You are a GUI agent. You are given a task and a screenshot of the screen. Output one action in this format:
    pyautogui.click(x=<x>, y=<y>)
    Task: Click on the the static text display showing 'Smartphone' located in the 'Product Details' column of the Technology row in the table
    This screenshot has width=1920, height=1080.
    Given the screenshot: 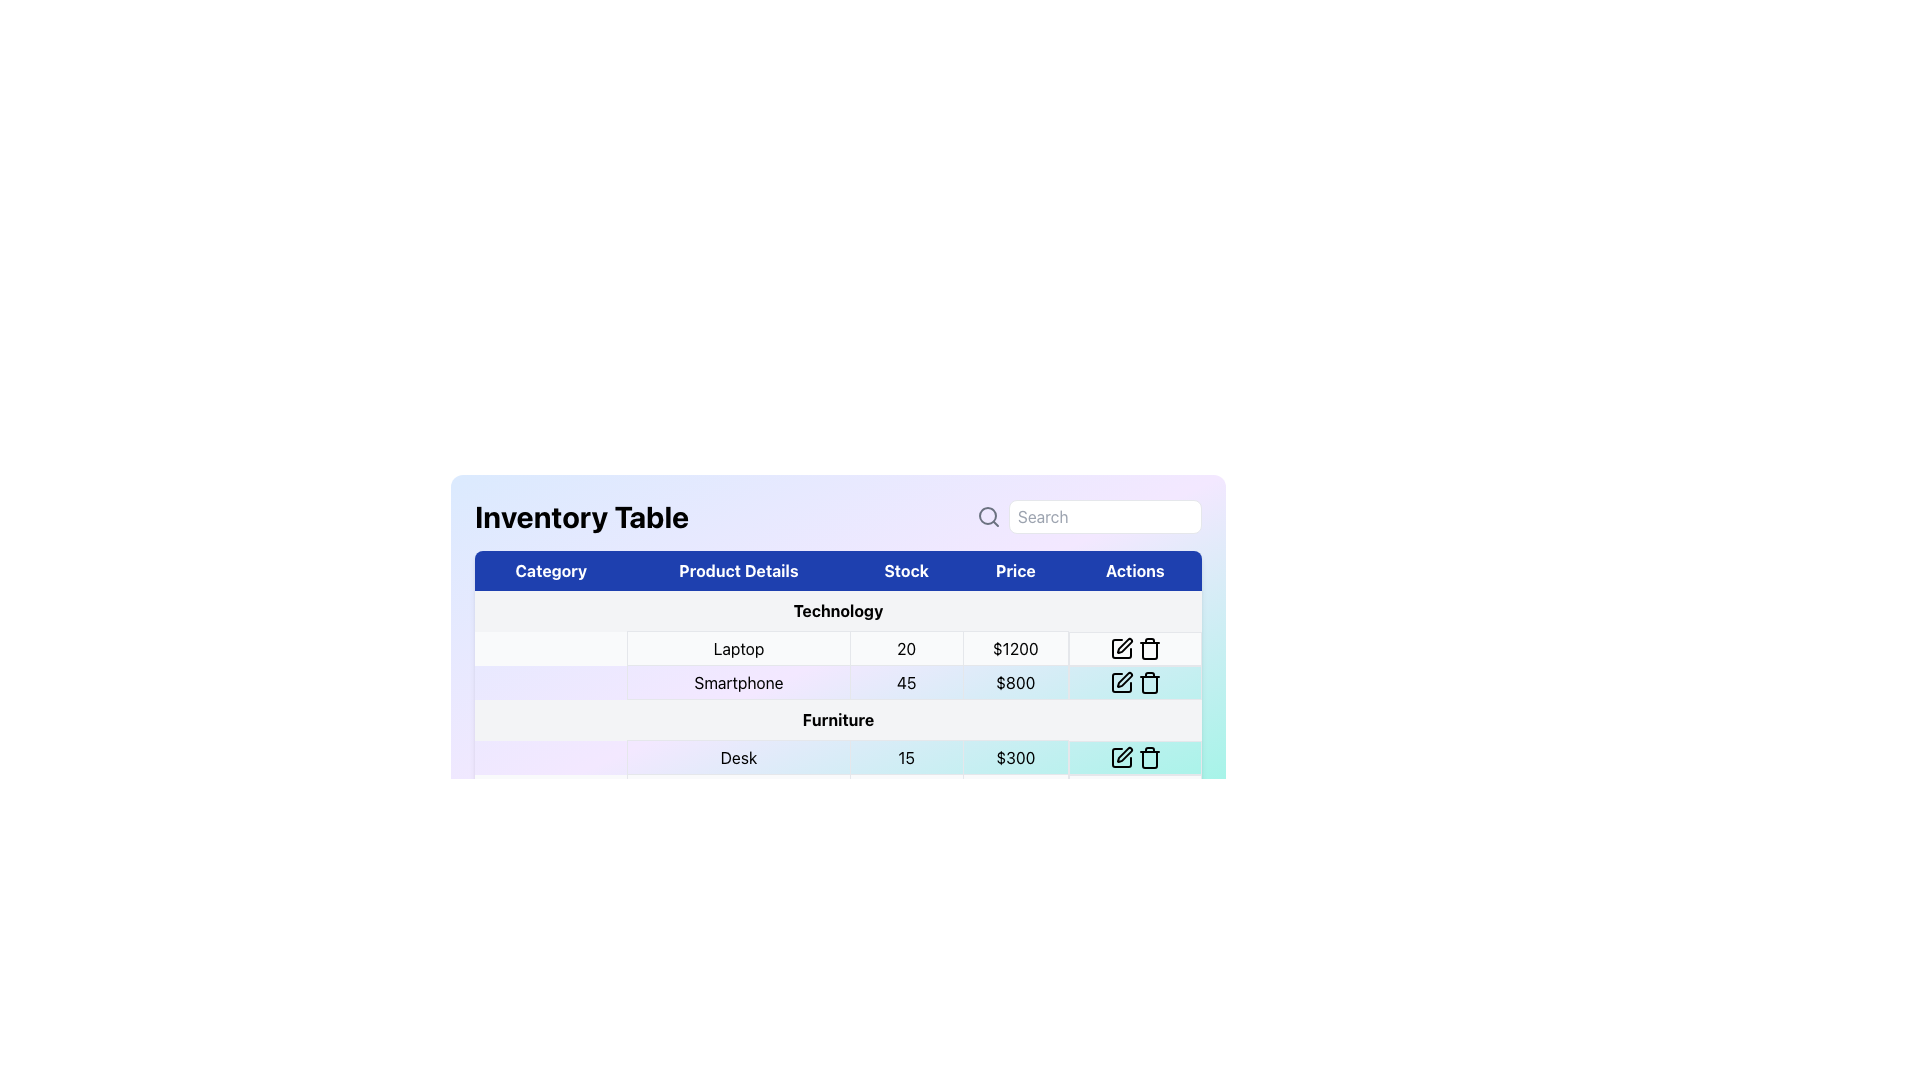 What is the action you would take?
    pyautogui.click(x=738, y=681)
    